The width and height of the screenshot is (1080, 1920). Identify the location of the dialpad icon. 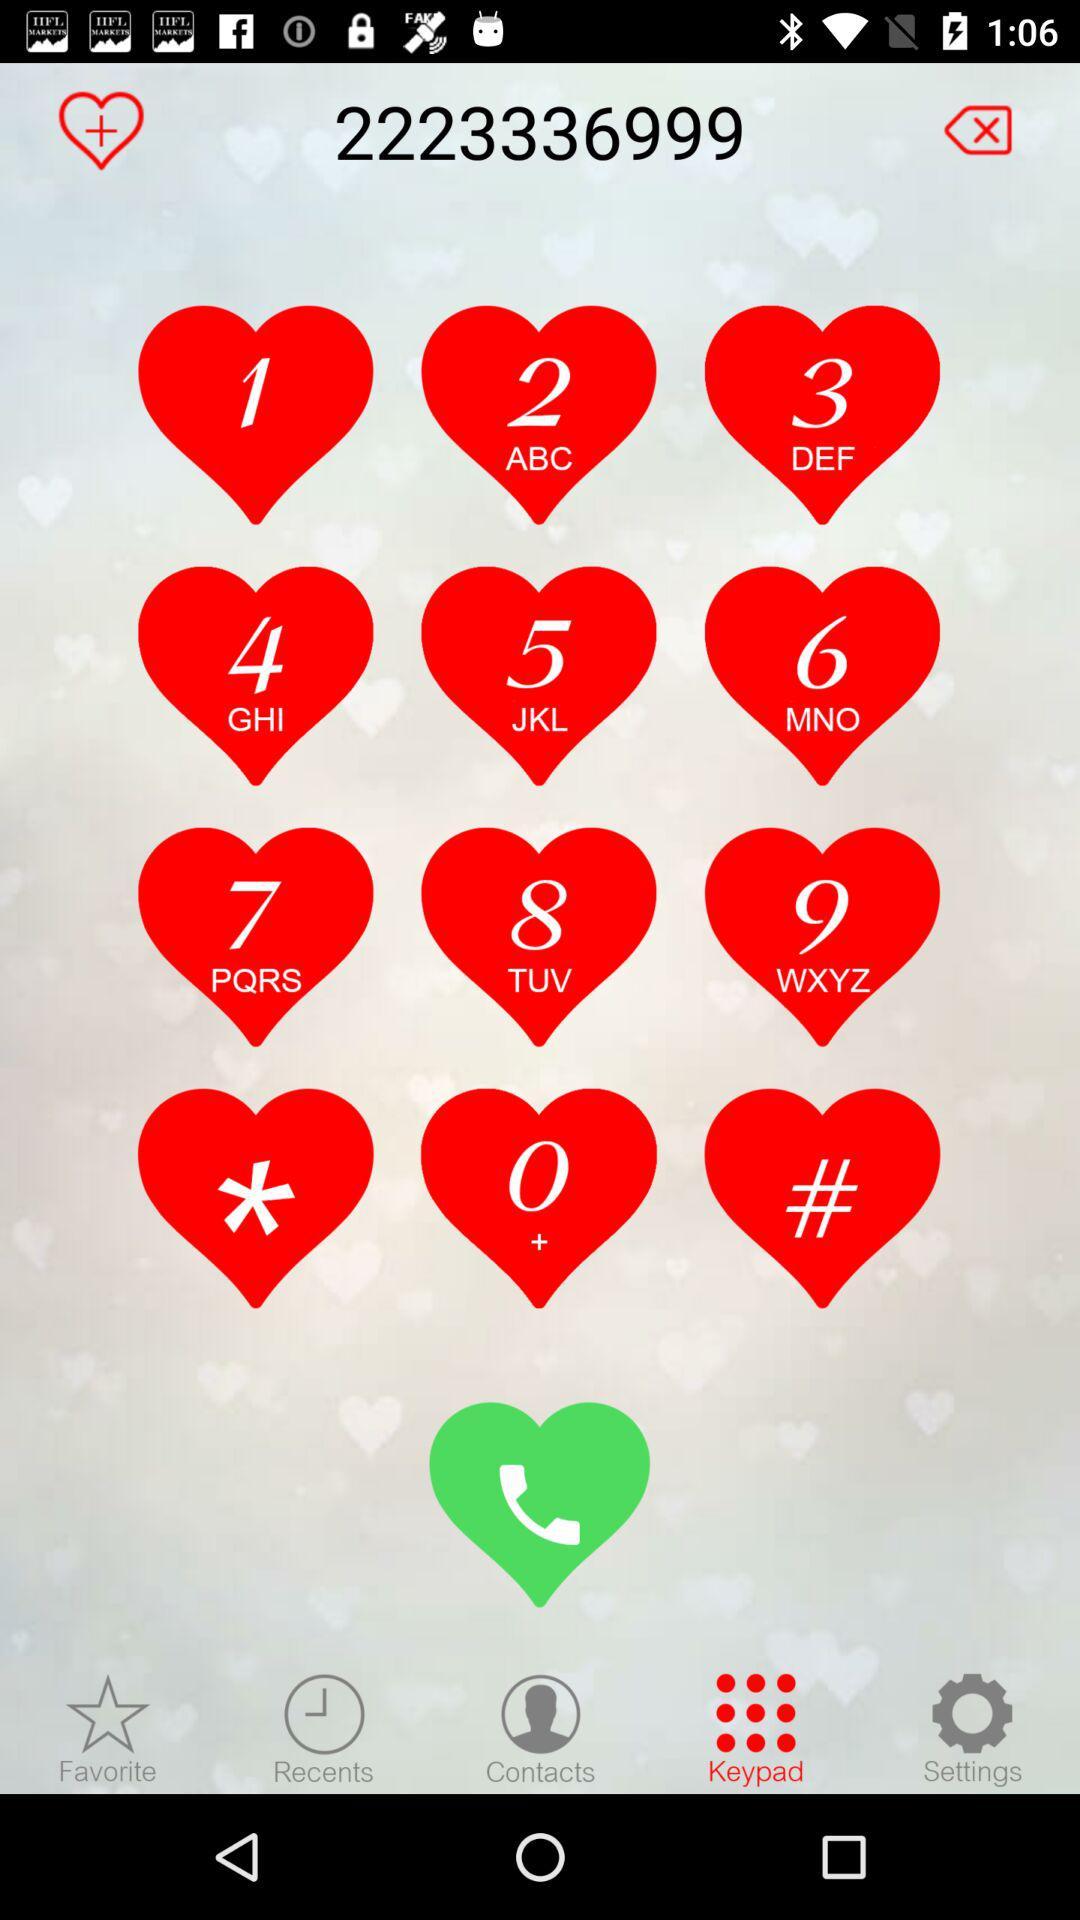
(756, 1728).